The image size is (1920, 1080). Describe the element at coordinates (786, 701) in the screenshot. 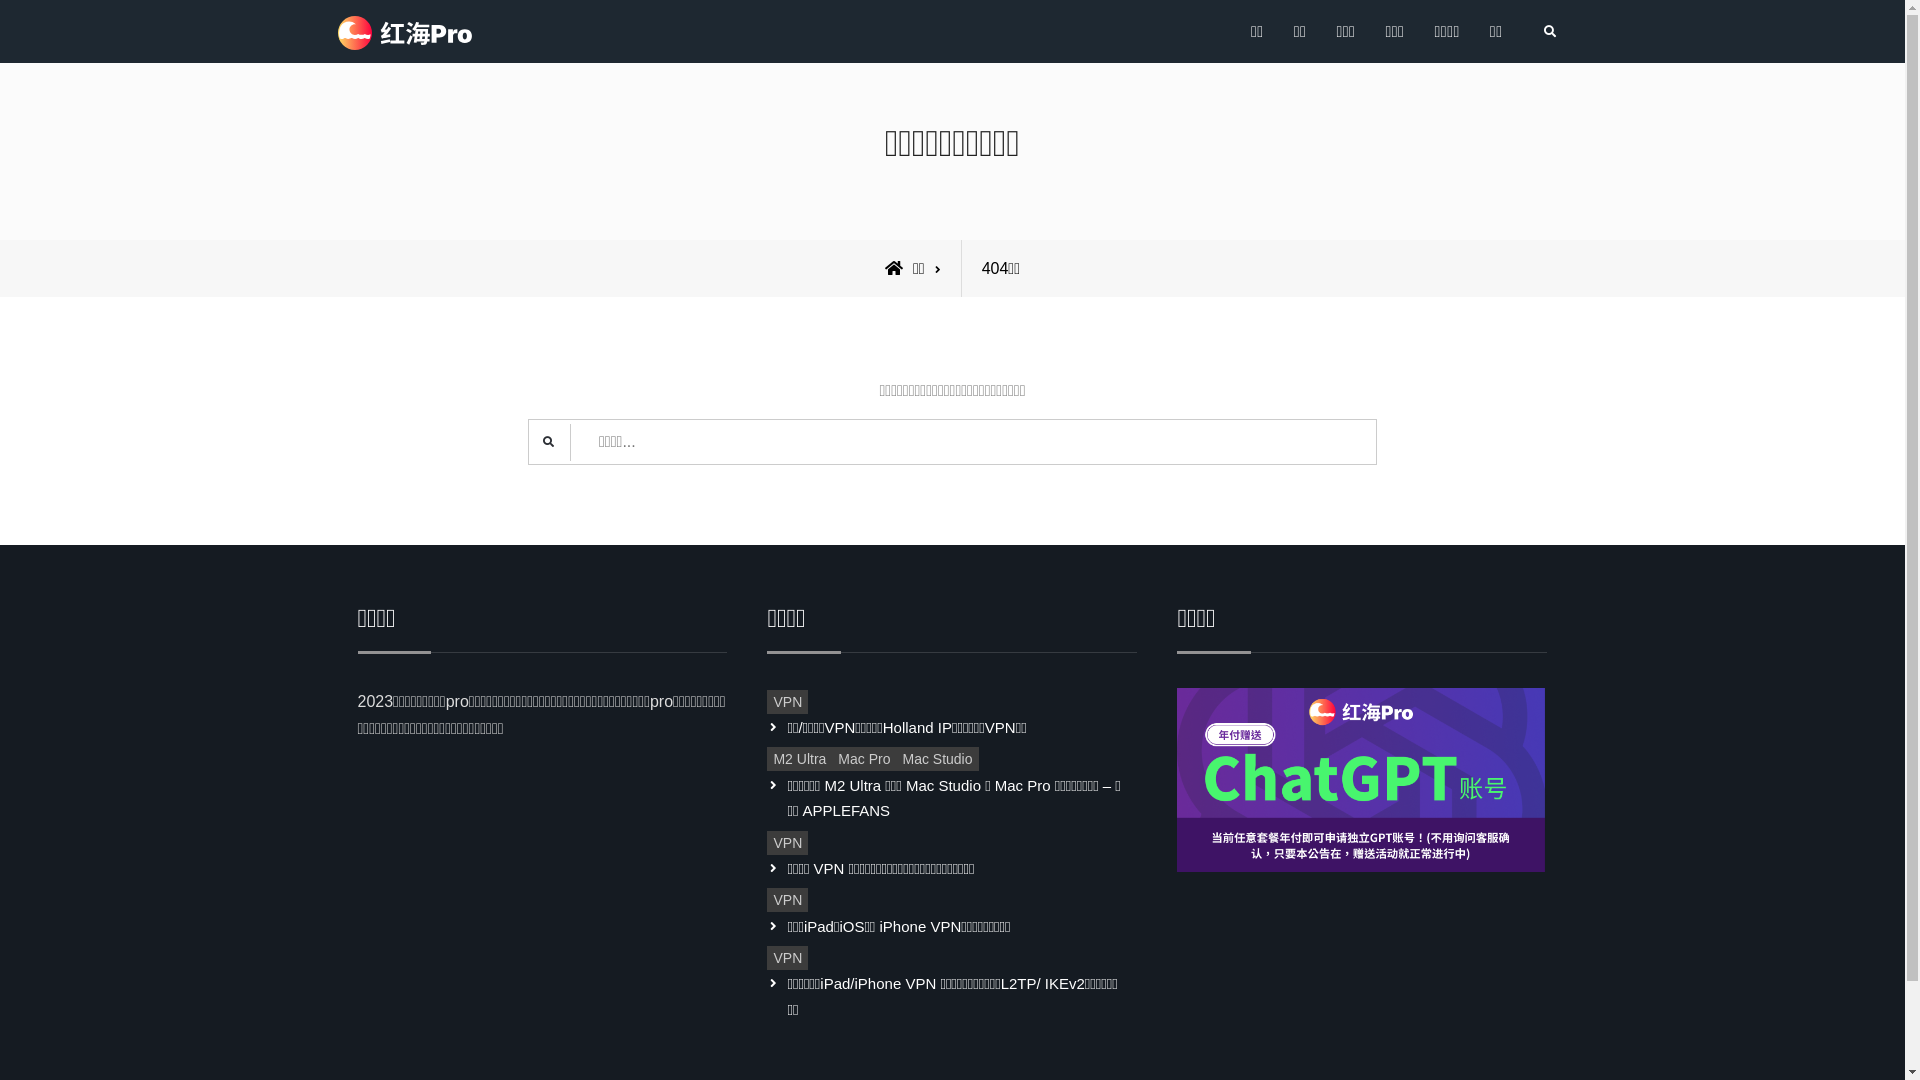

I see `'VPN'` at that location.